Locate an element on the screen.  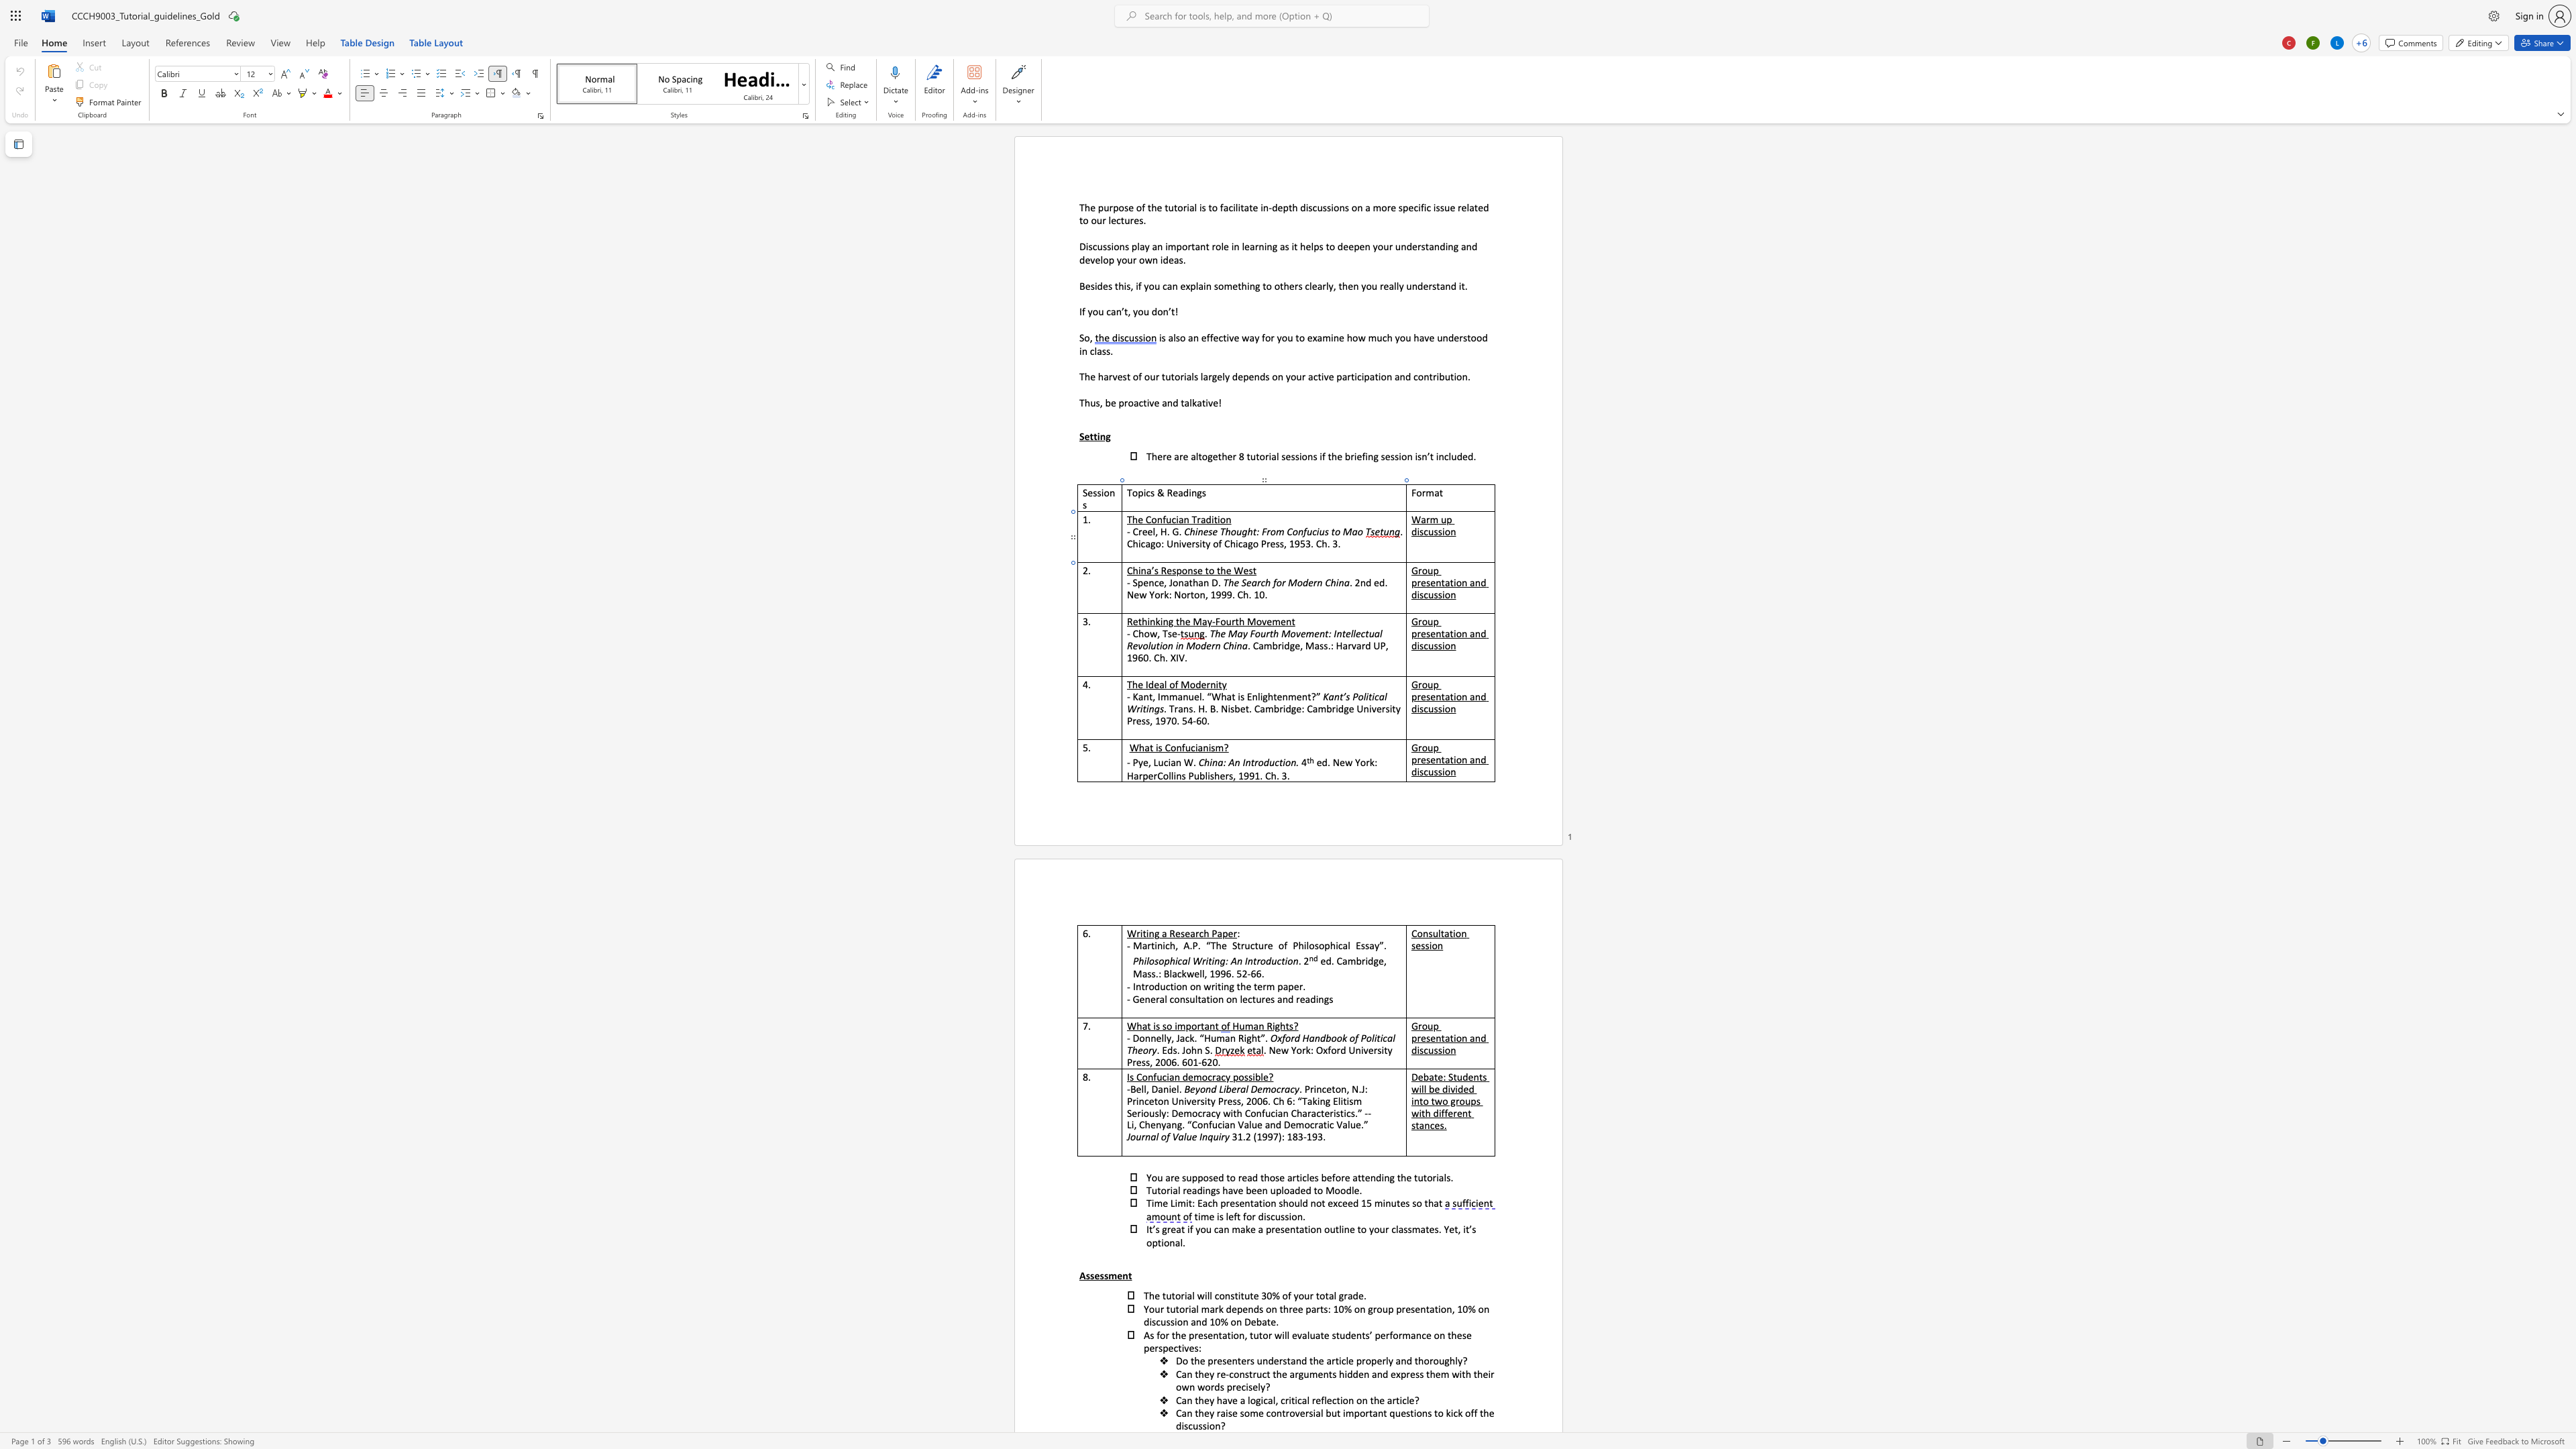
the space between the continuous character "d" and "i" in the text is located at coordinates (1210, 519).